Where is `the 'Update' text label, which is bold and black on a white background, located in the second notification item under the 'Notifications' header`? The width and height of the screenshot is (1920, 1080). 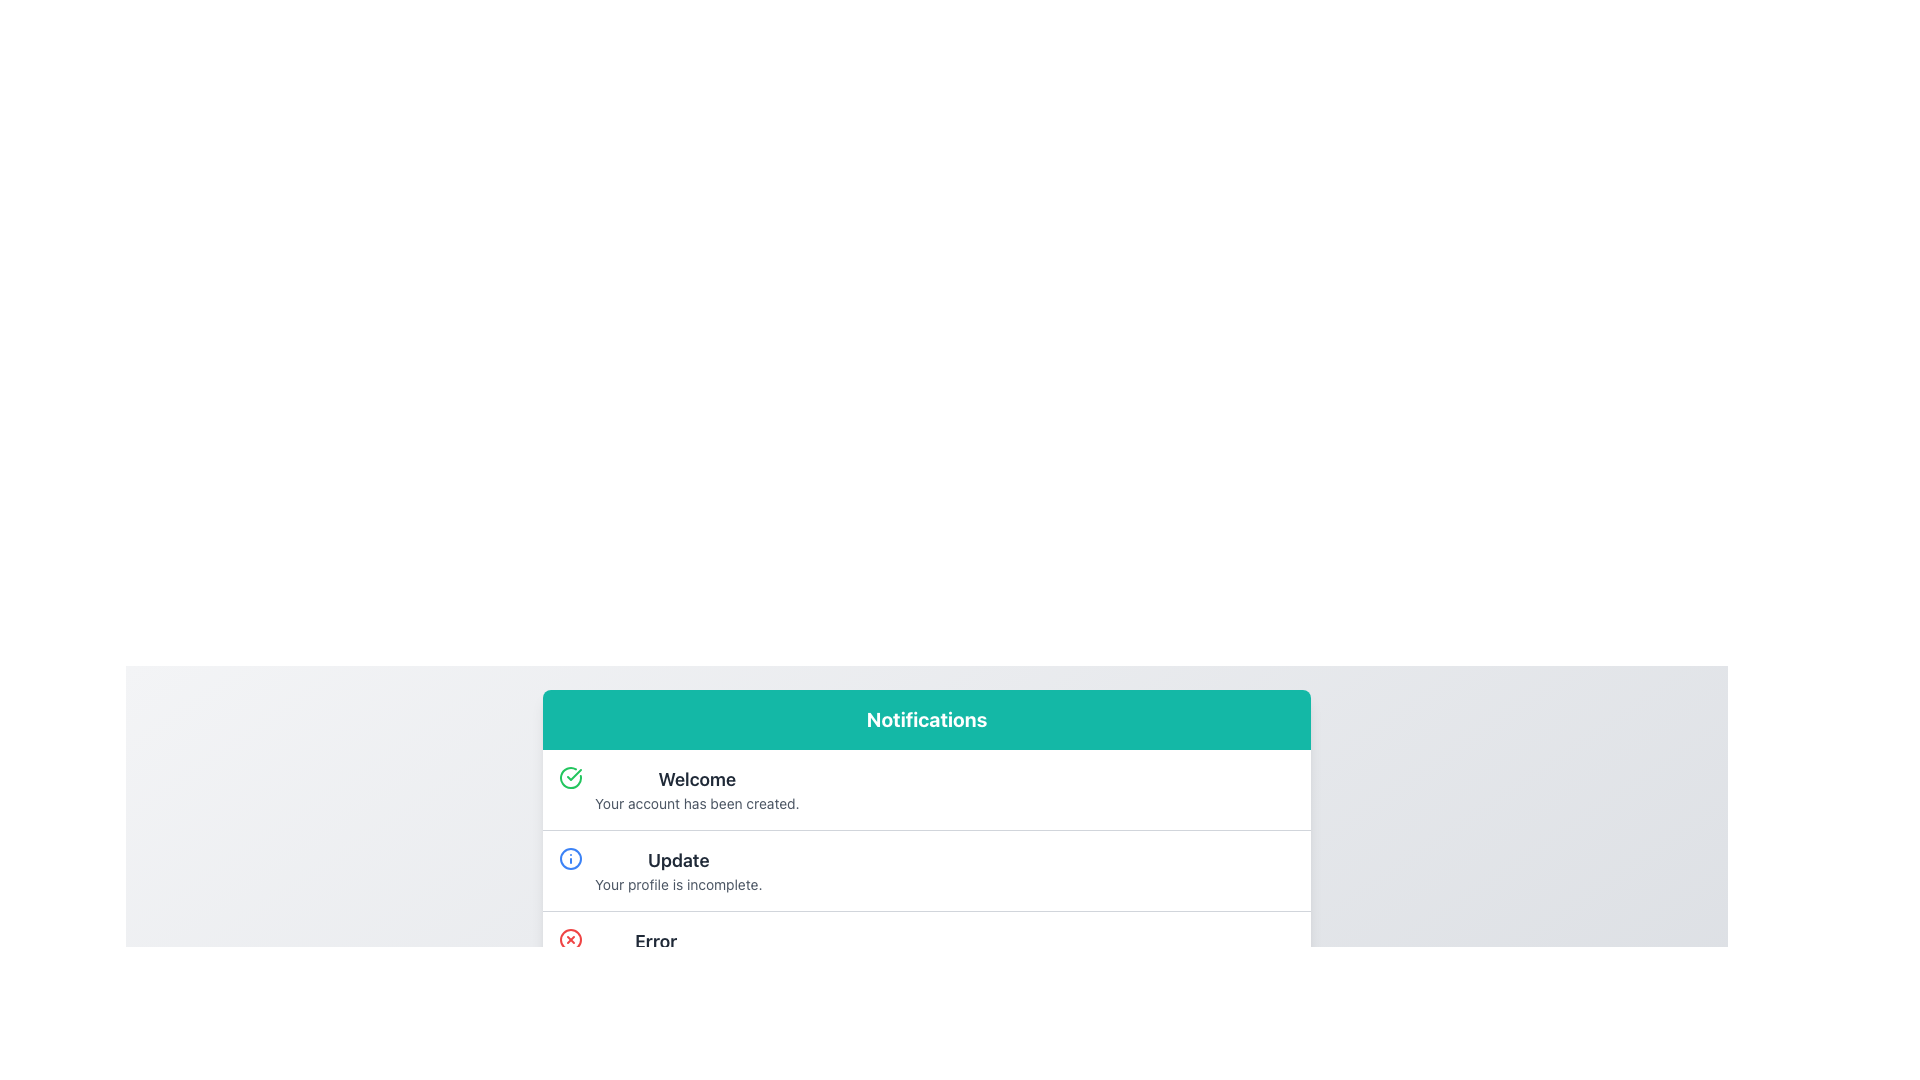 the 'Update' text label, which is bold and black on a white background, located in the second notification item under the 'Notifications' header is located at coordinates (678, 859).